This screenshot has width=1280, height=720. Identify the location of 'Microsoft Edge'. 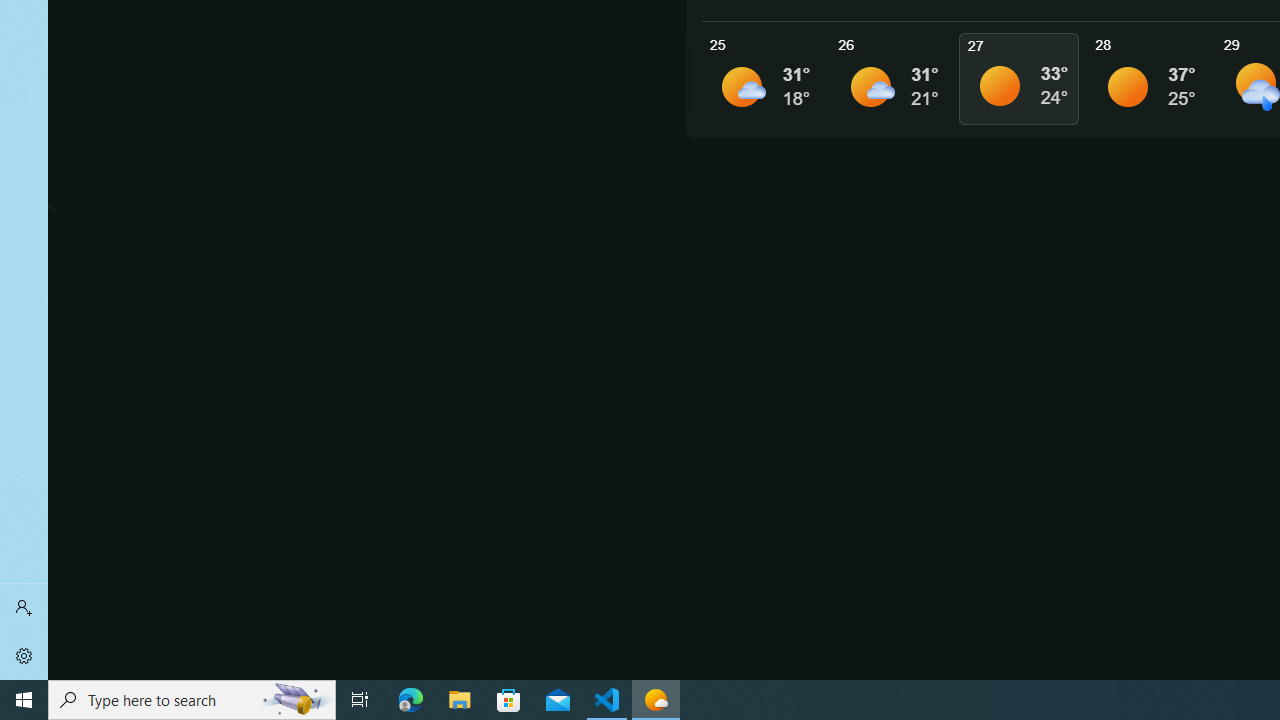
(410, 698).